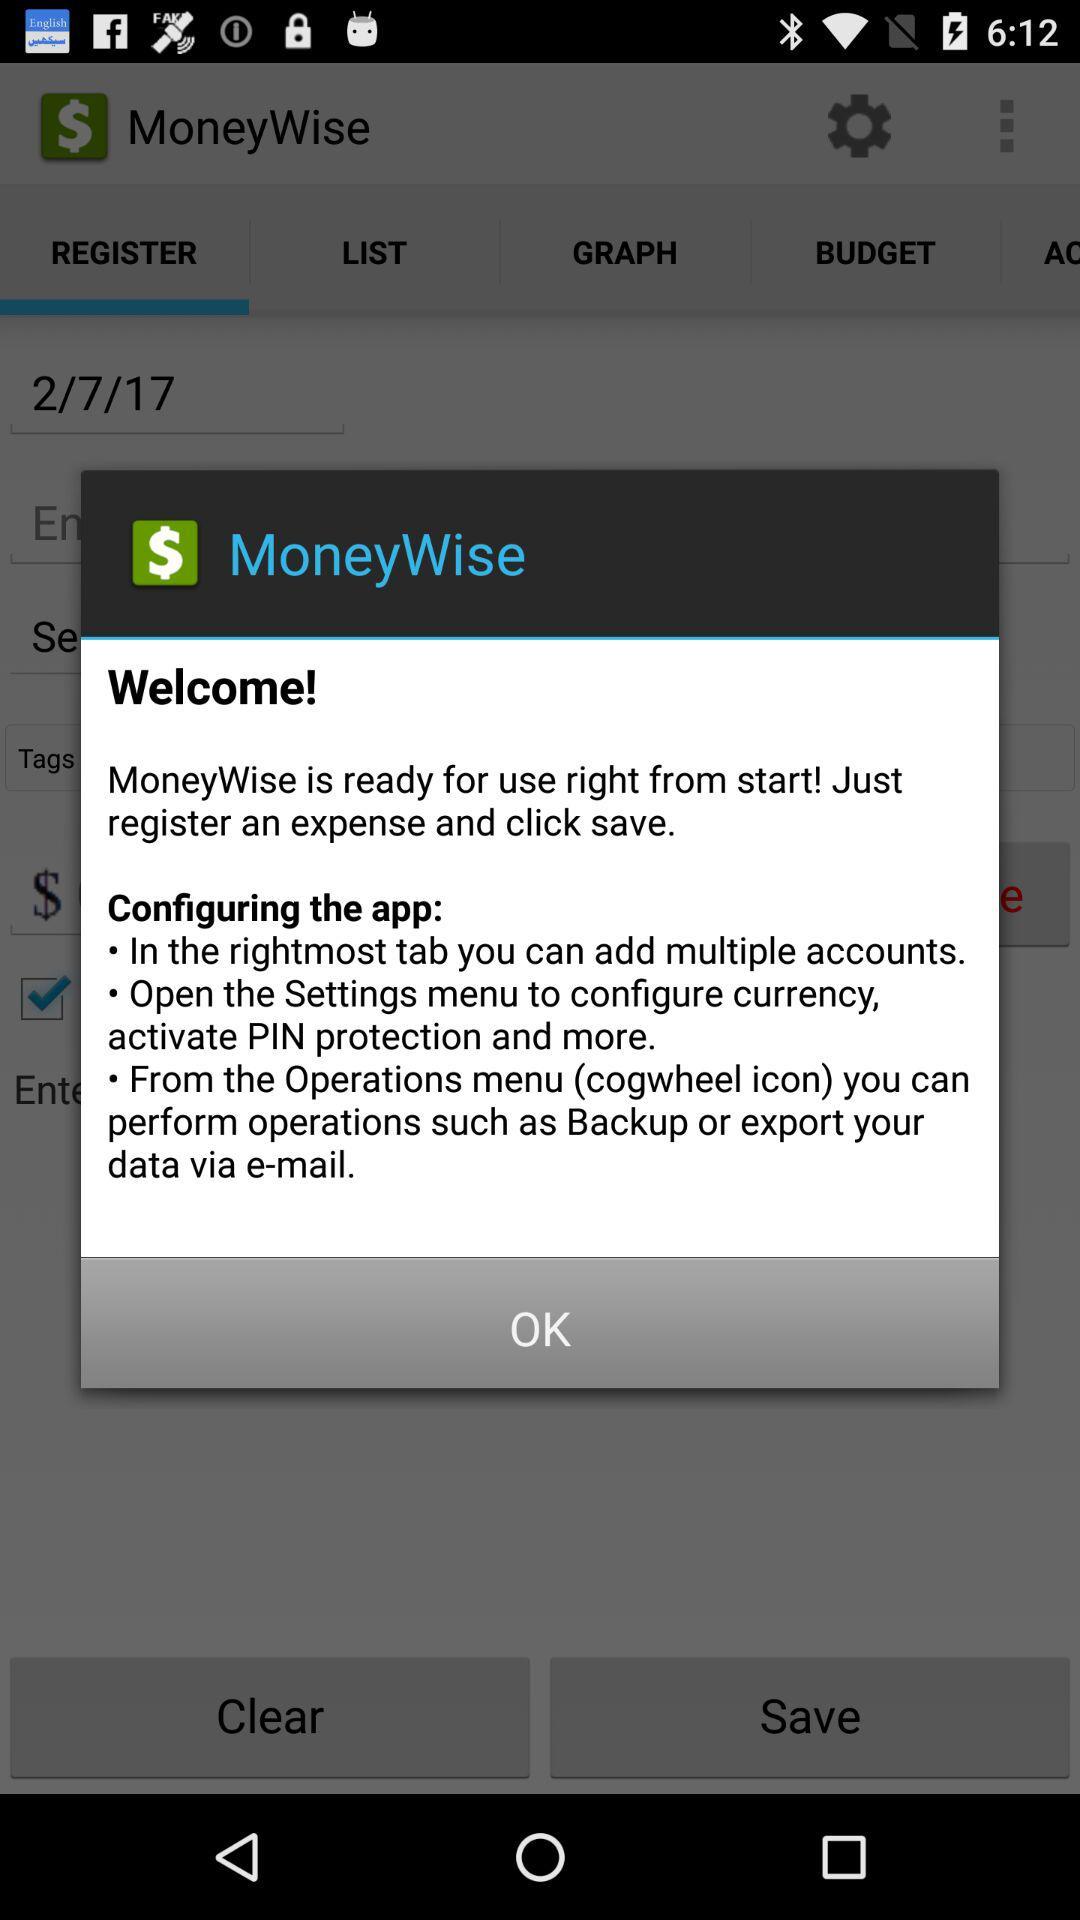 The height and width of the screenshot is (1920, 1080). What do you see at coordinates (540, 1328) in the screenshot?
I see `the icon below welcome moneywise is` at bounding box center [540, 1328].